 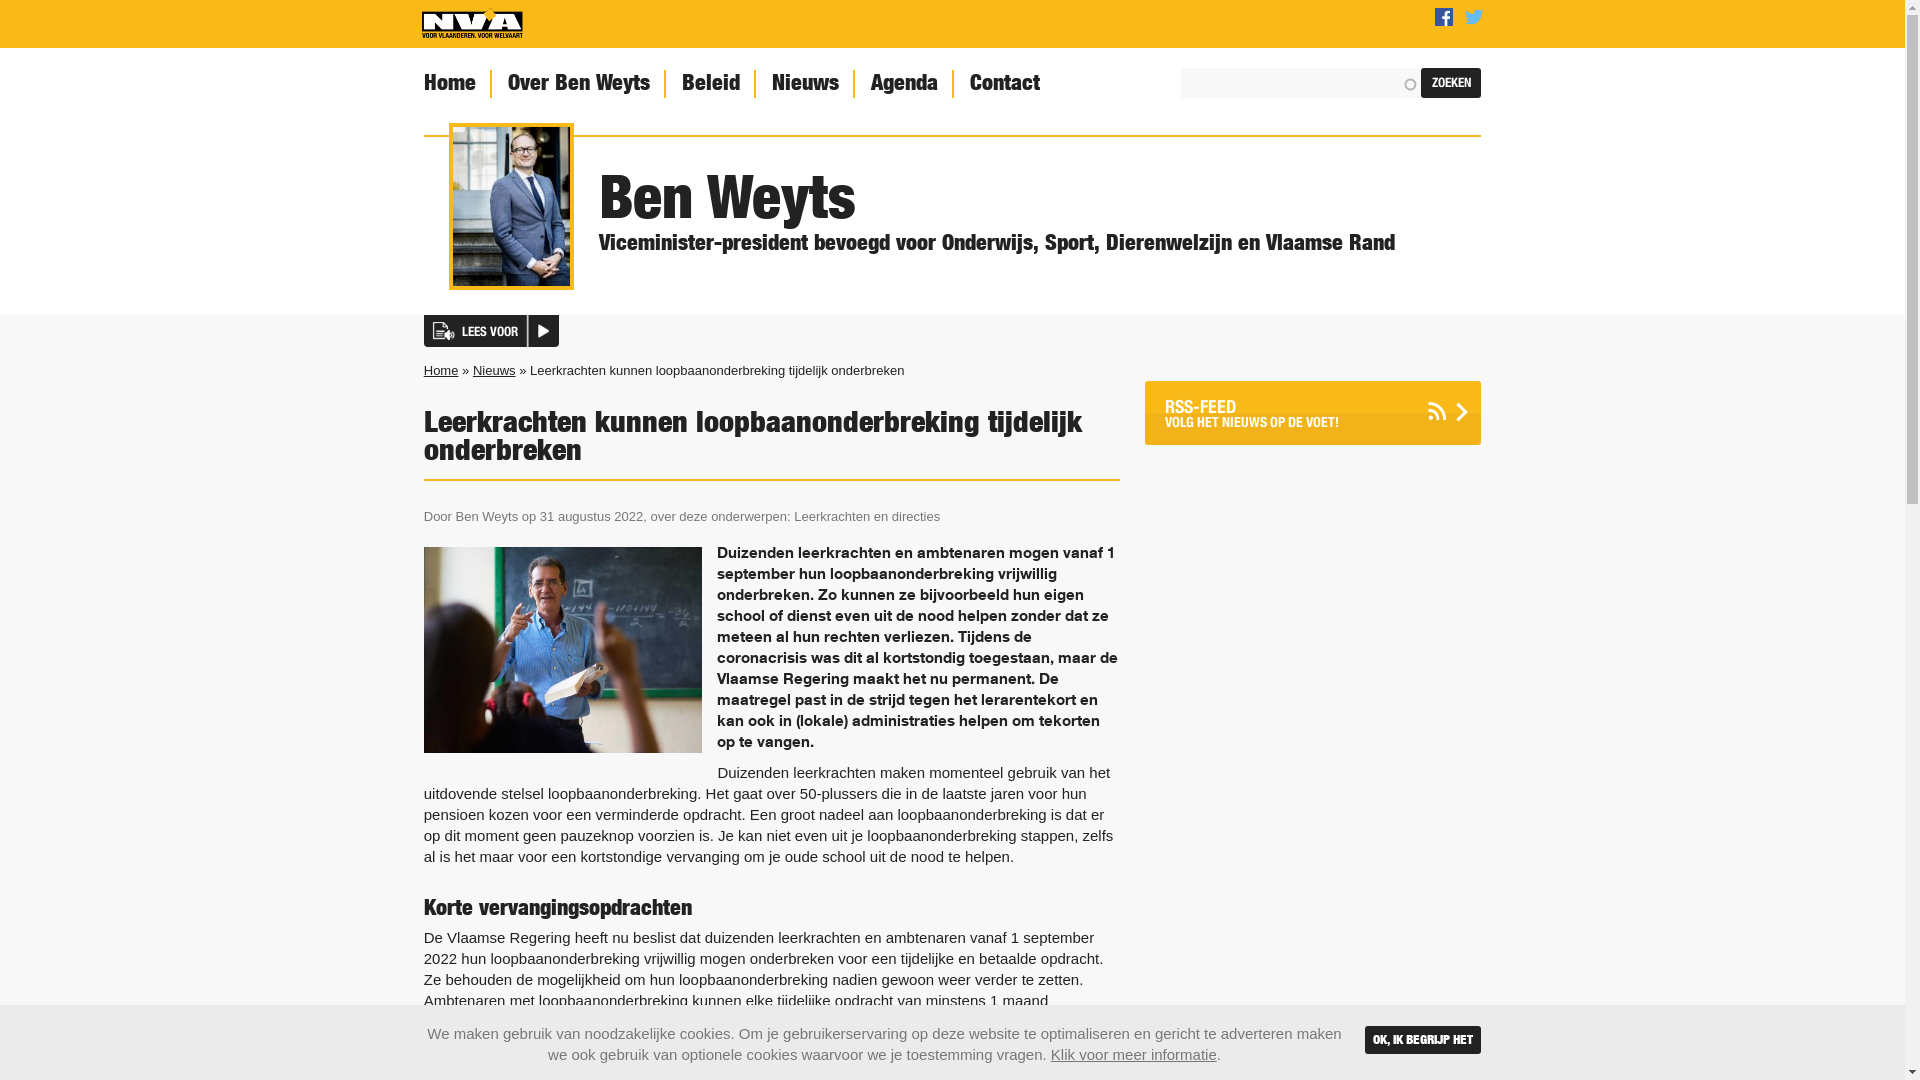 I want to click on 'Nieuws', so click(x=494, y=369).